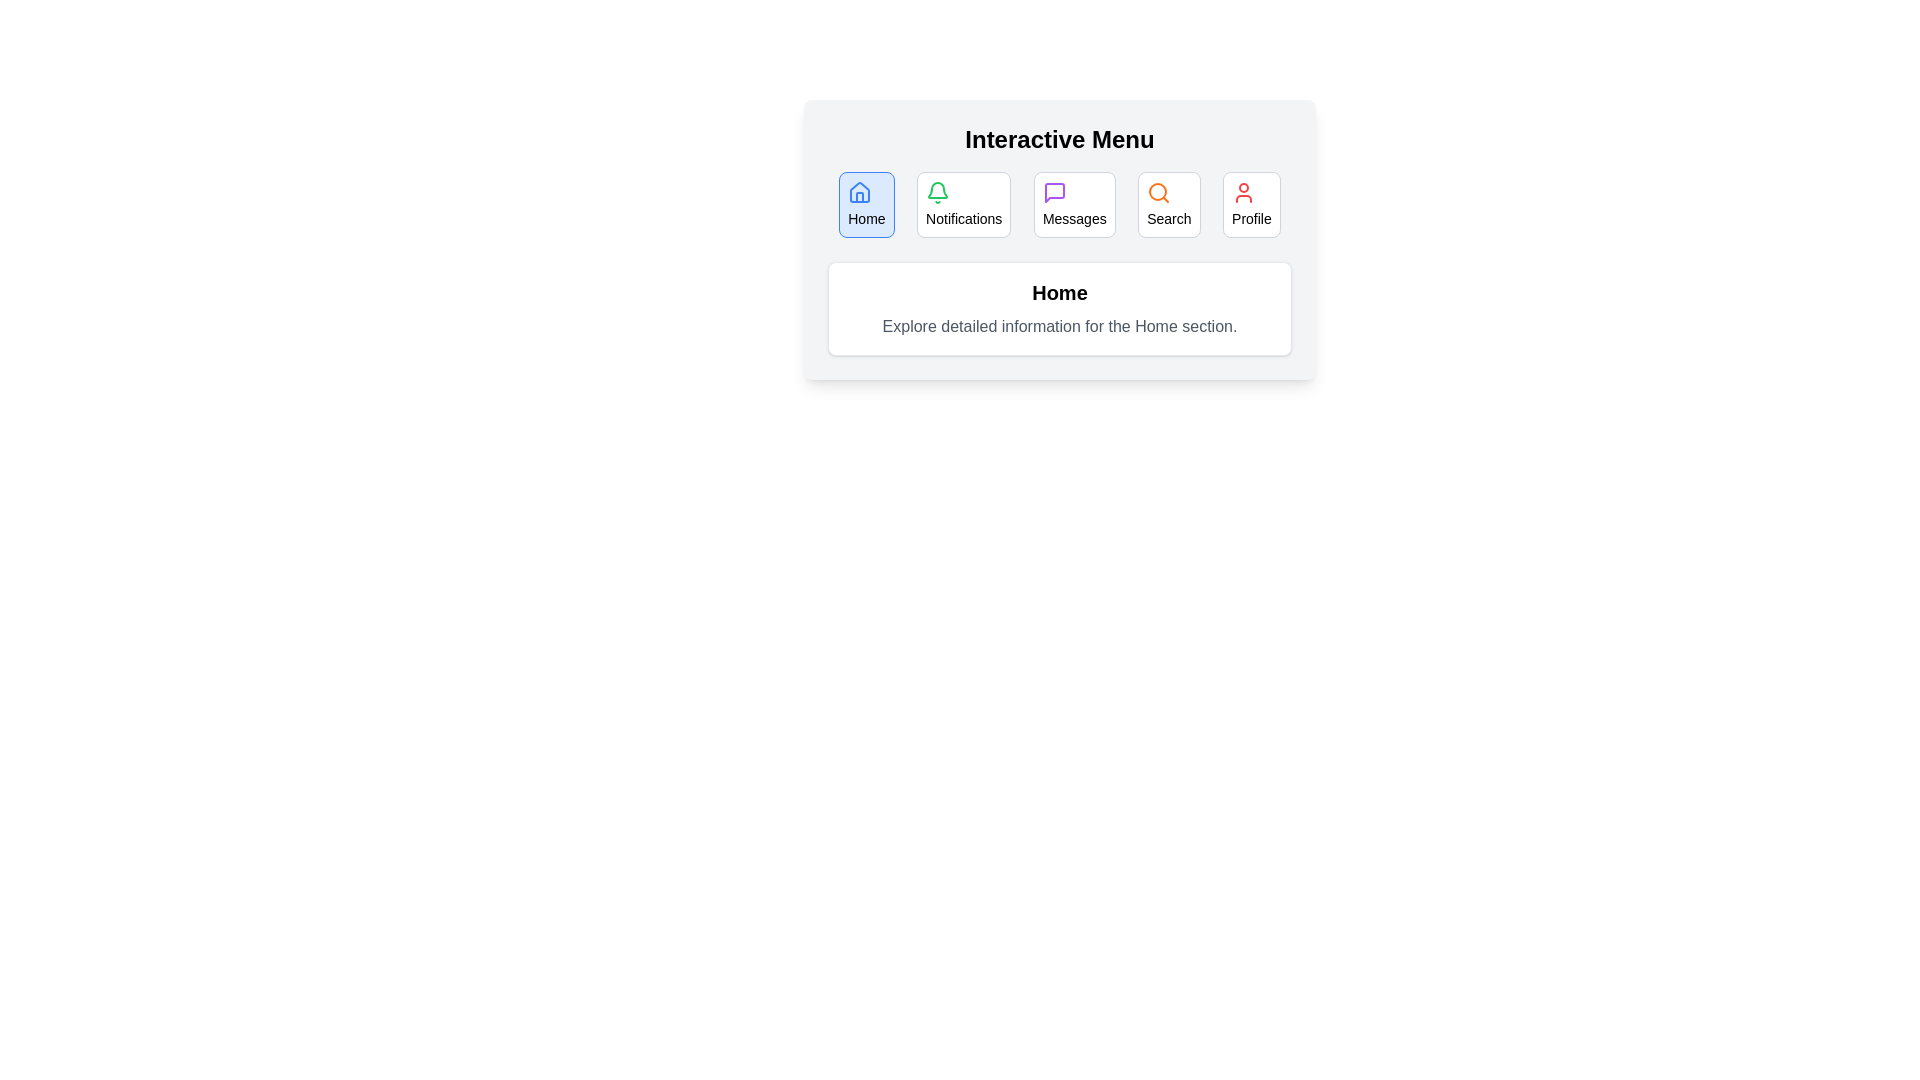 The width and height of the screenshot is (1920, 1080). What do you see at coordinates (1159, 192) in the screenshot?
I see `the search icon located within the fourth button labeled 'Search' in the second row of the interactive menu` at bounding box center [1159, 192].